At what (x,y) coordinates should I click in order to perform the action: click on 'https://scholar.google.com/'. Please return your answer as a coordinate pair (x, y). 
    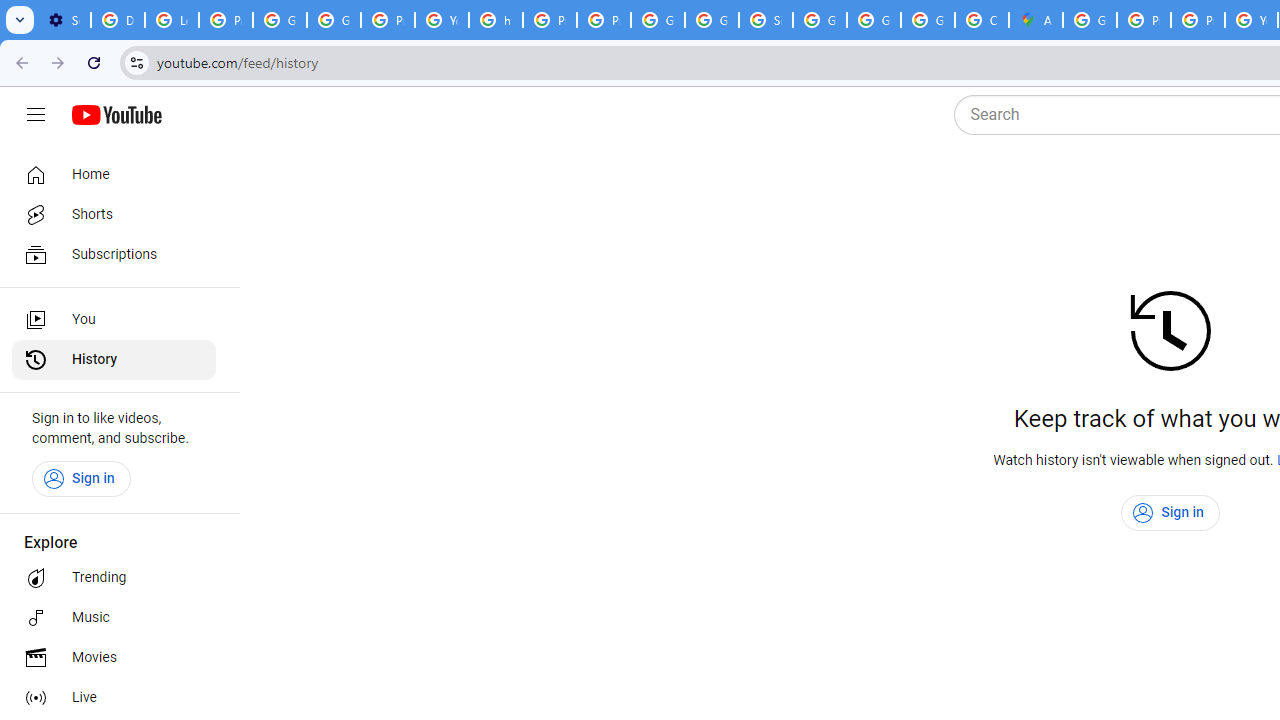
    Looking at the image, I should click on (496, 20).